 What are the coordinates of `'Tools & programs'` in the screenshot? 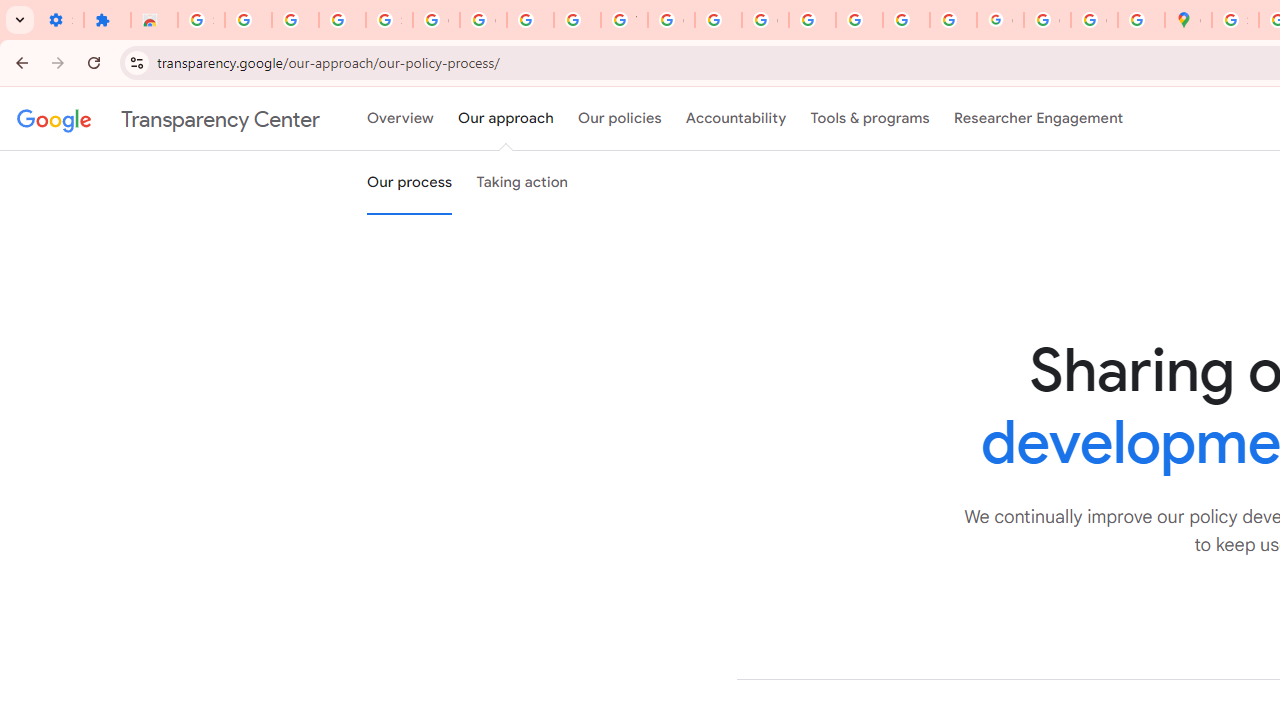 It's located at (869, 119).